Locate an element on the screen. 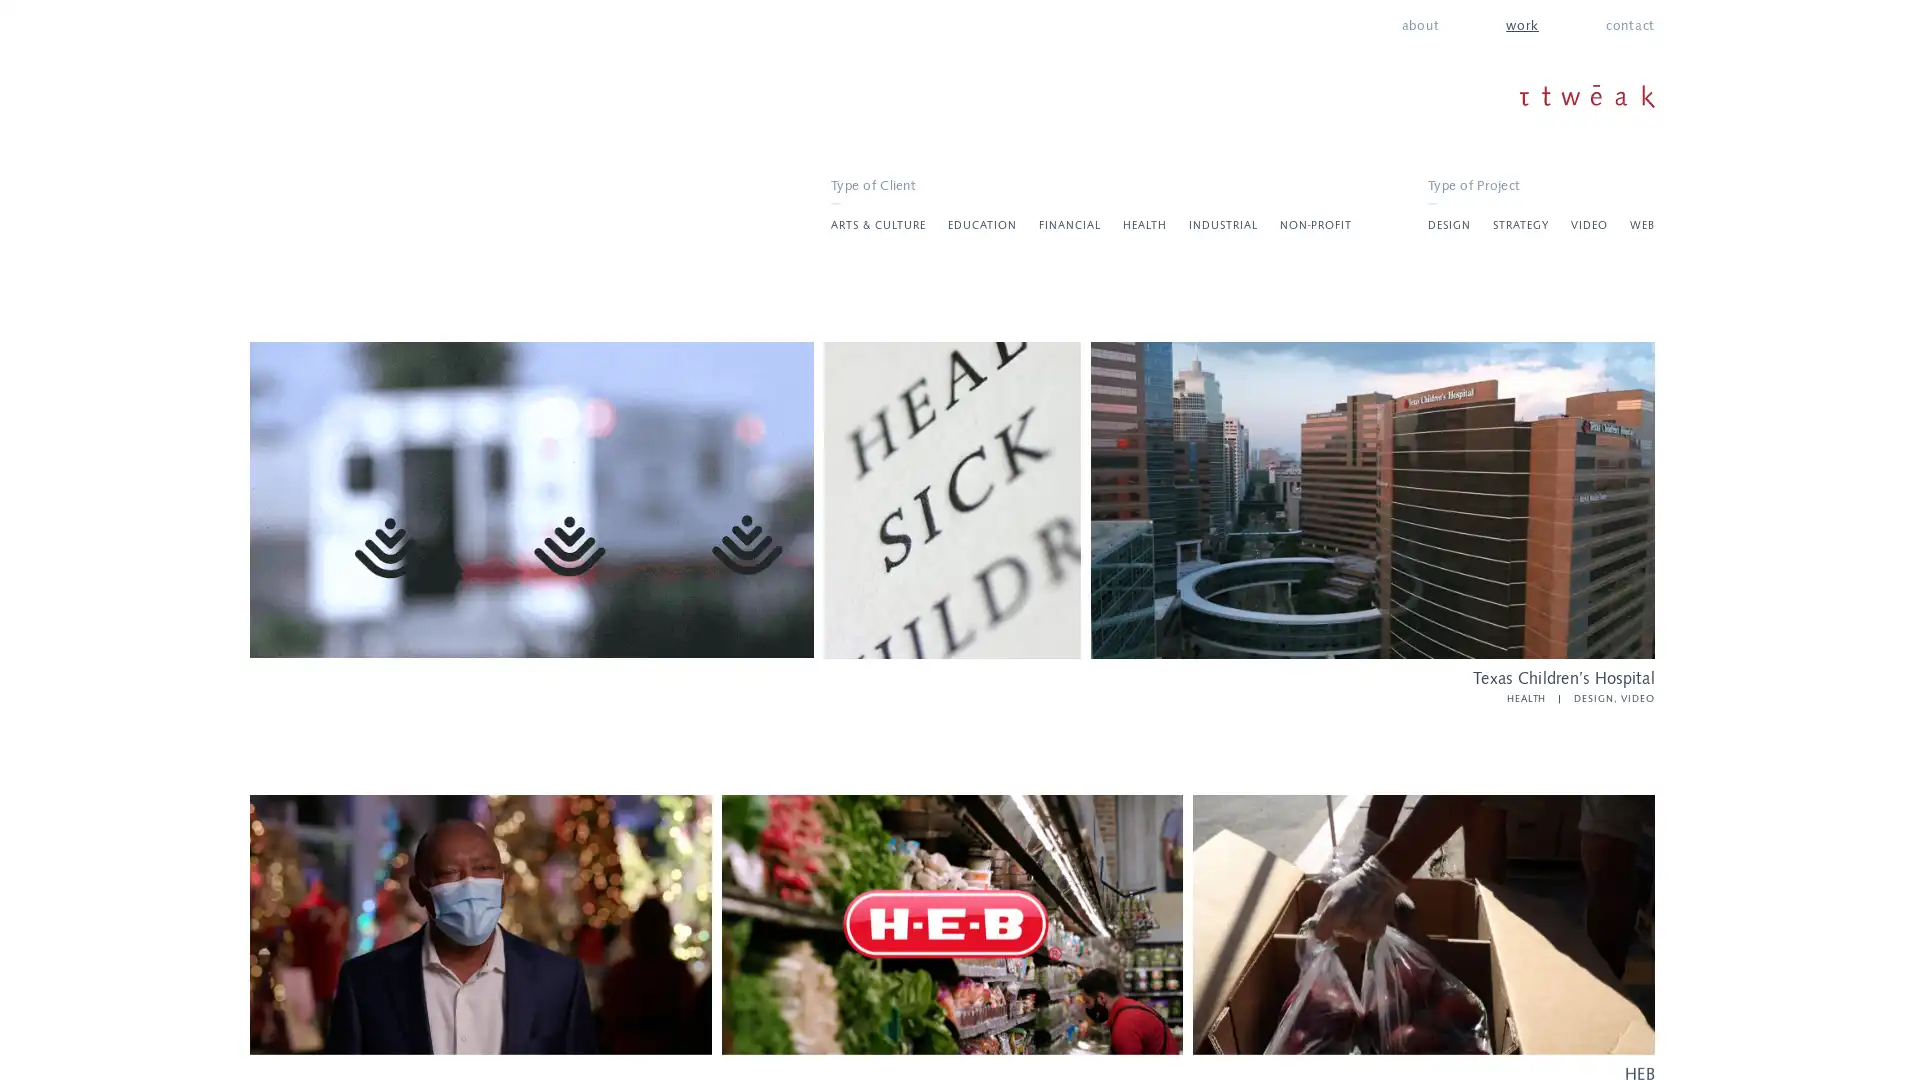 Image resolution: width=1920 pixels, height=1080 pixels. FINANCIAL is located at coordinates (1069, 225).